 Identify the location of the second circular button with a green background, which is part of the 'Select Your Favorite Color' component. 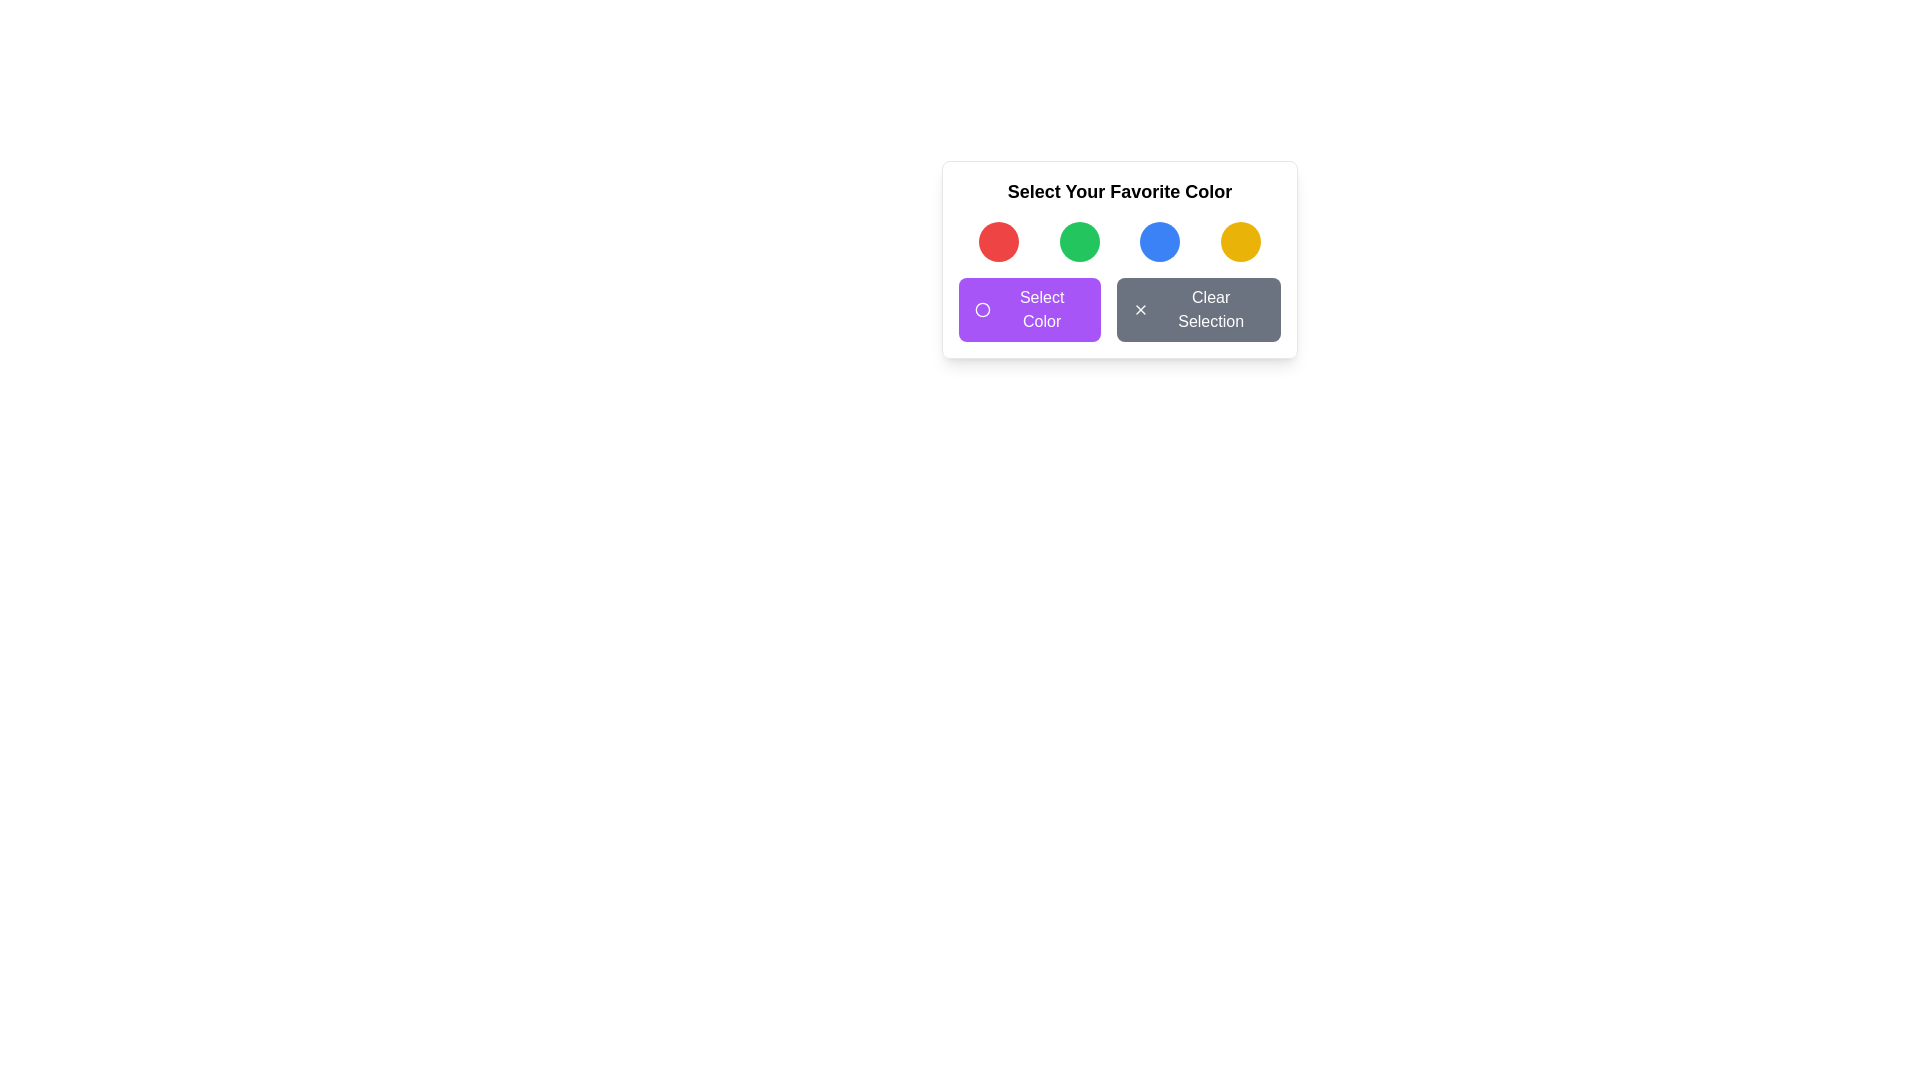
(1078, 241).